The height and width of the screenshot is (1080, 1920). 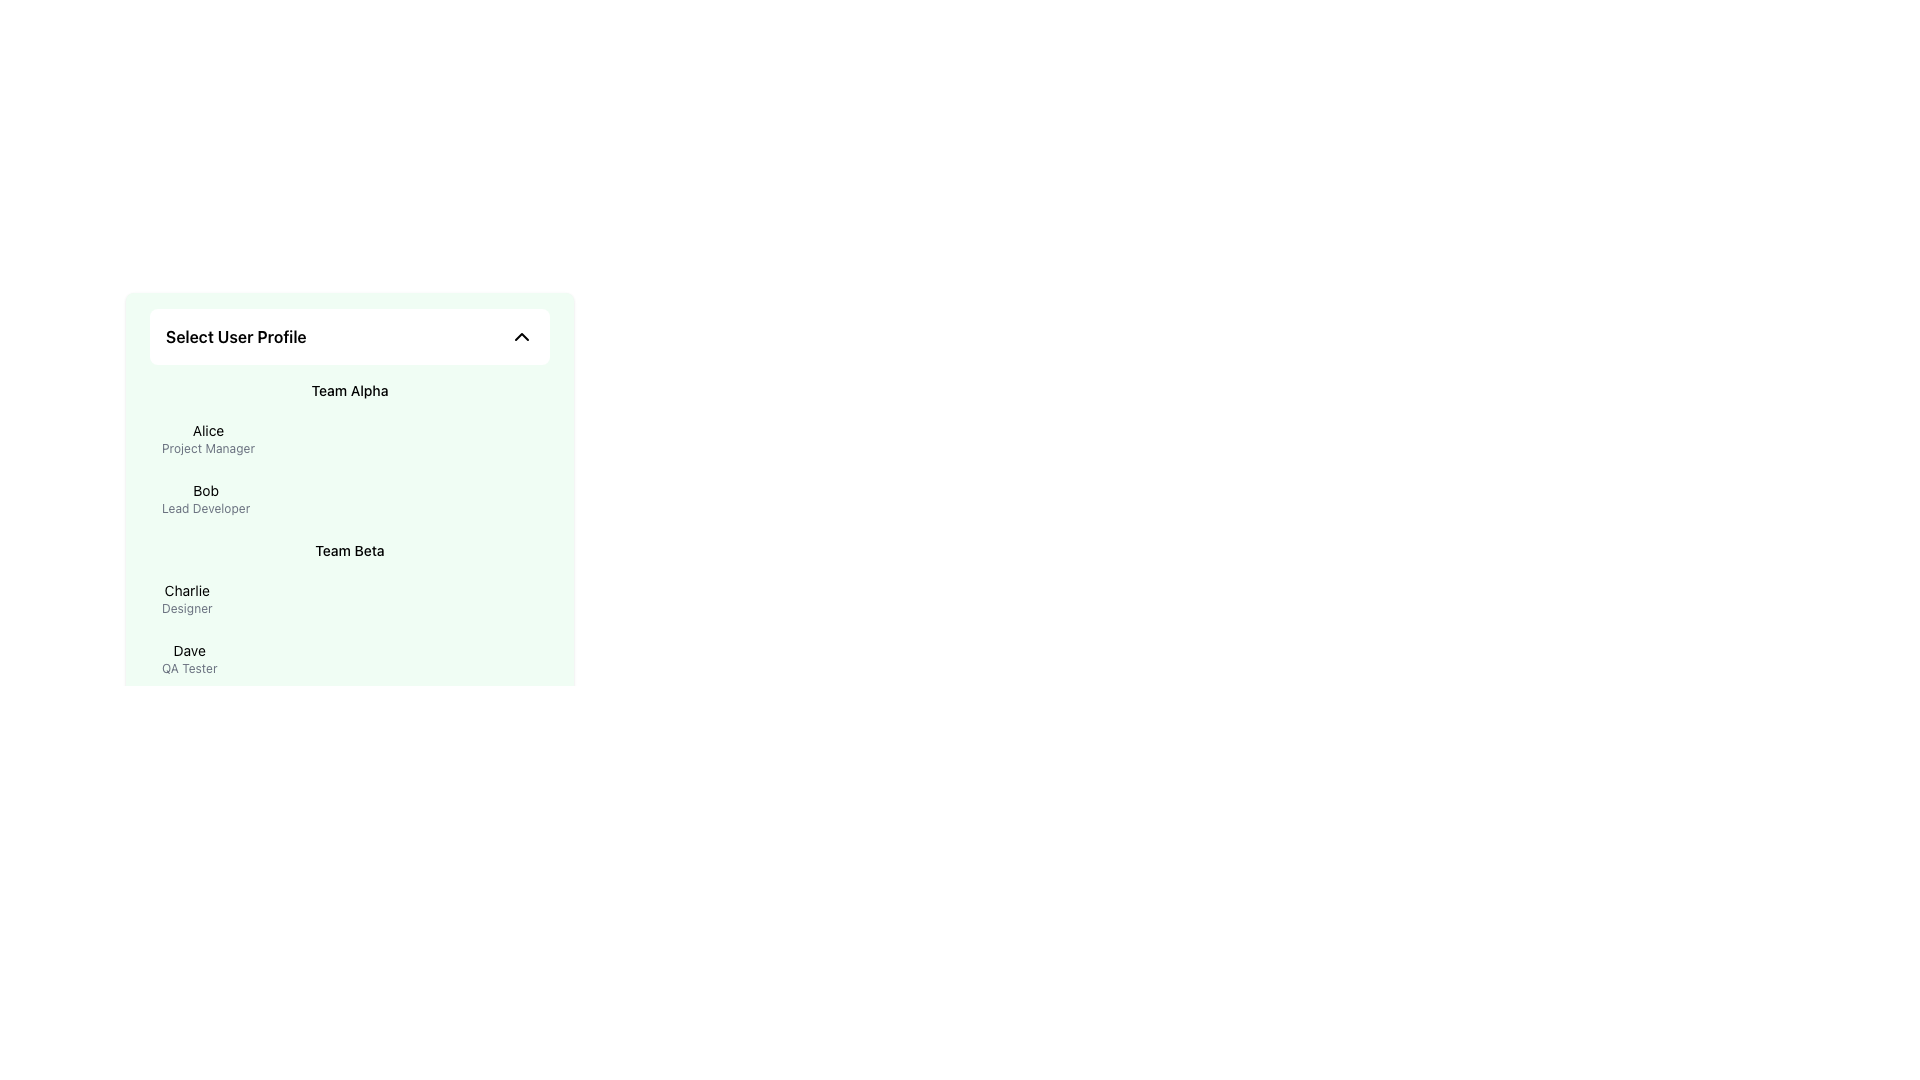 I want to click on the text label identifying the team or group, located above the entries for 'Alice' and 'Bob', so click(x=350, y=390).